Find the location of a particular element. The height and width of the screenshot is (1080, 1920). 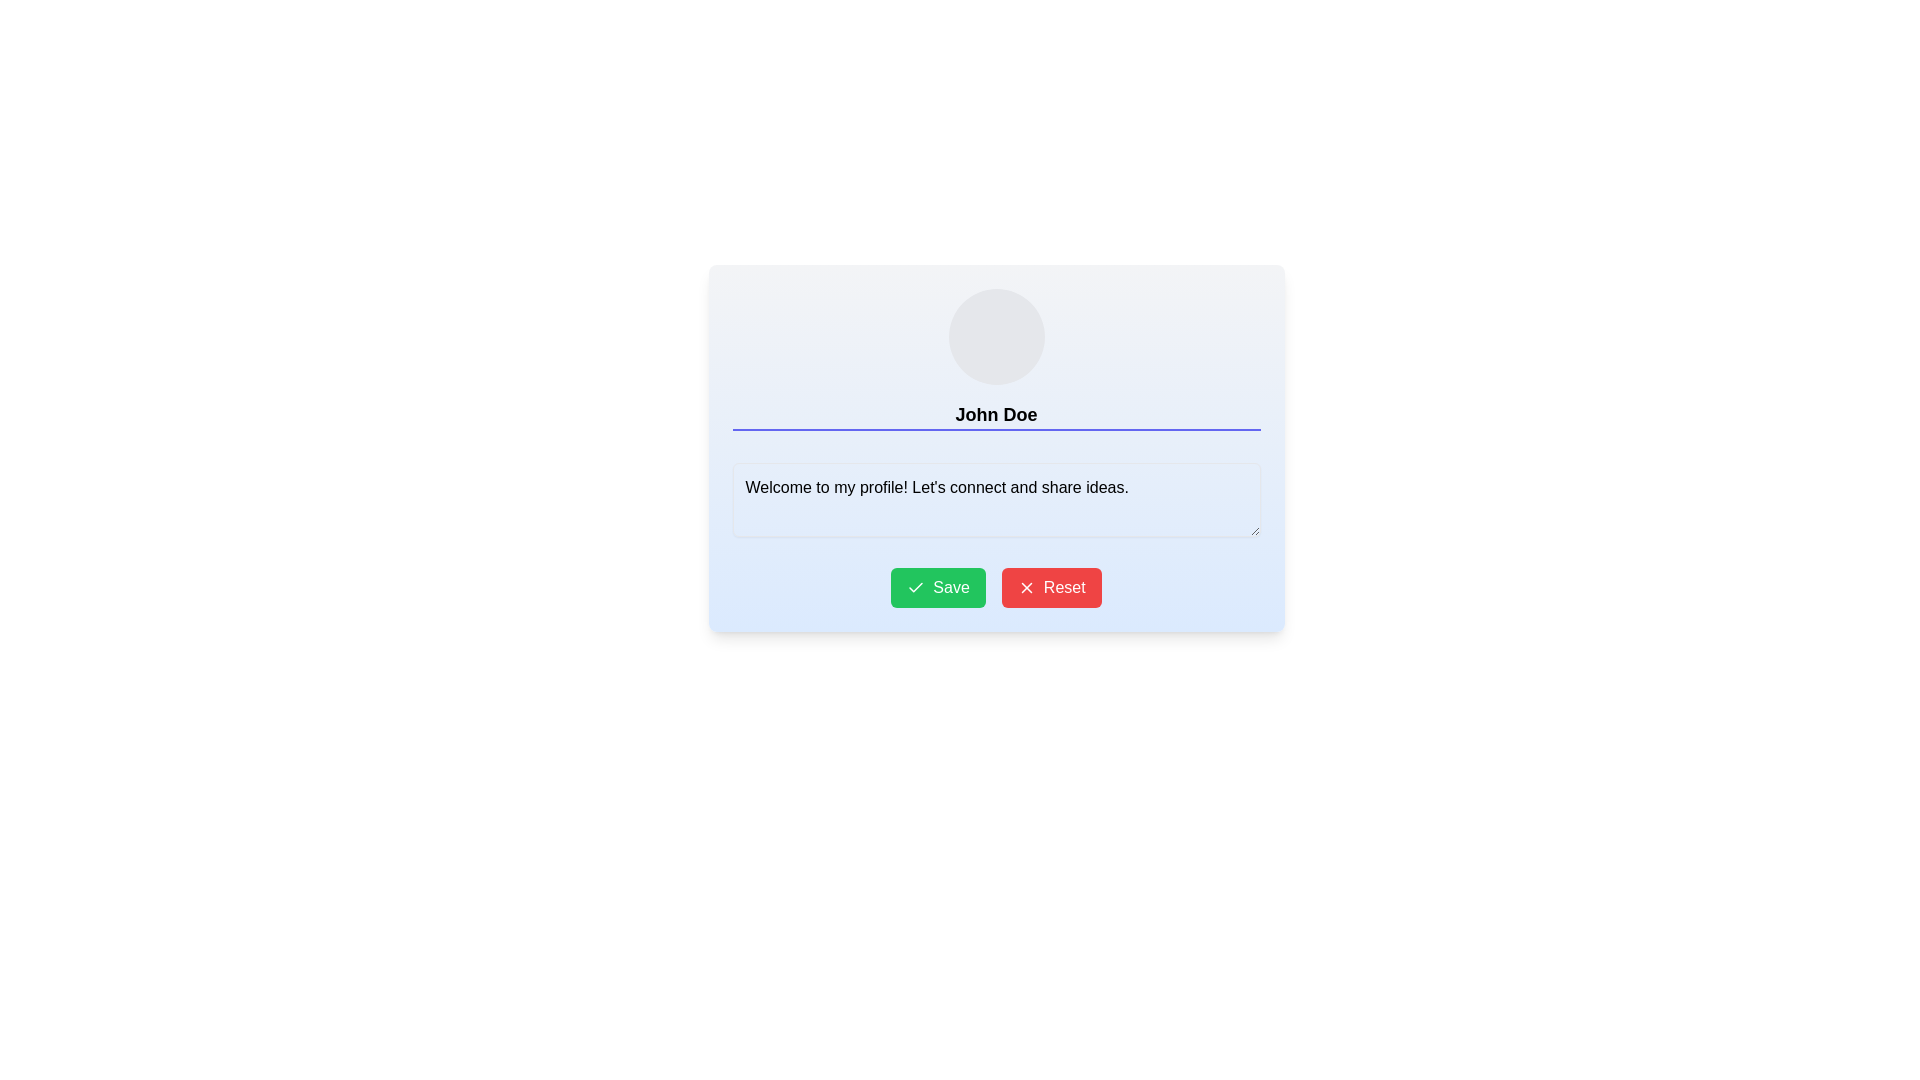

the checkmark icon inside the 'Save' button, which has a green rounded rectangular background and is located below the input text area is located at coordinates (915, 586).